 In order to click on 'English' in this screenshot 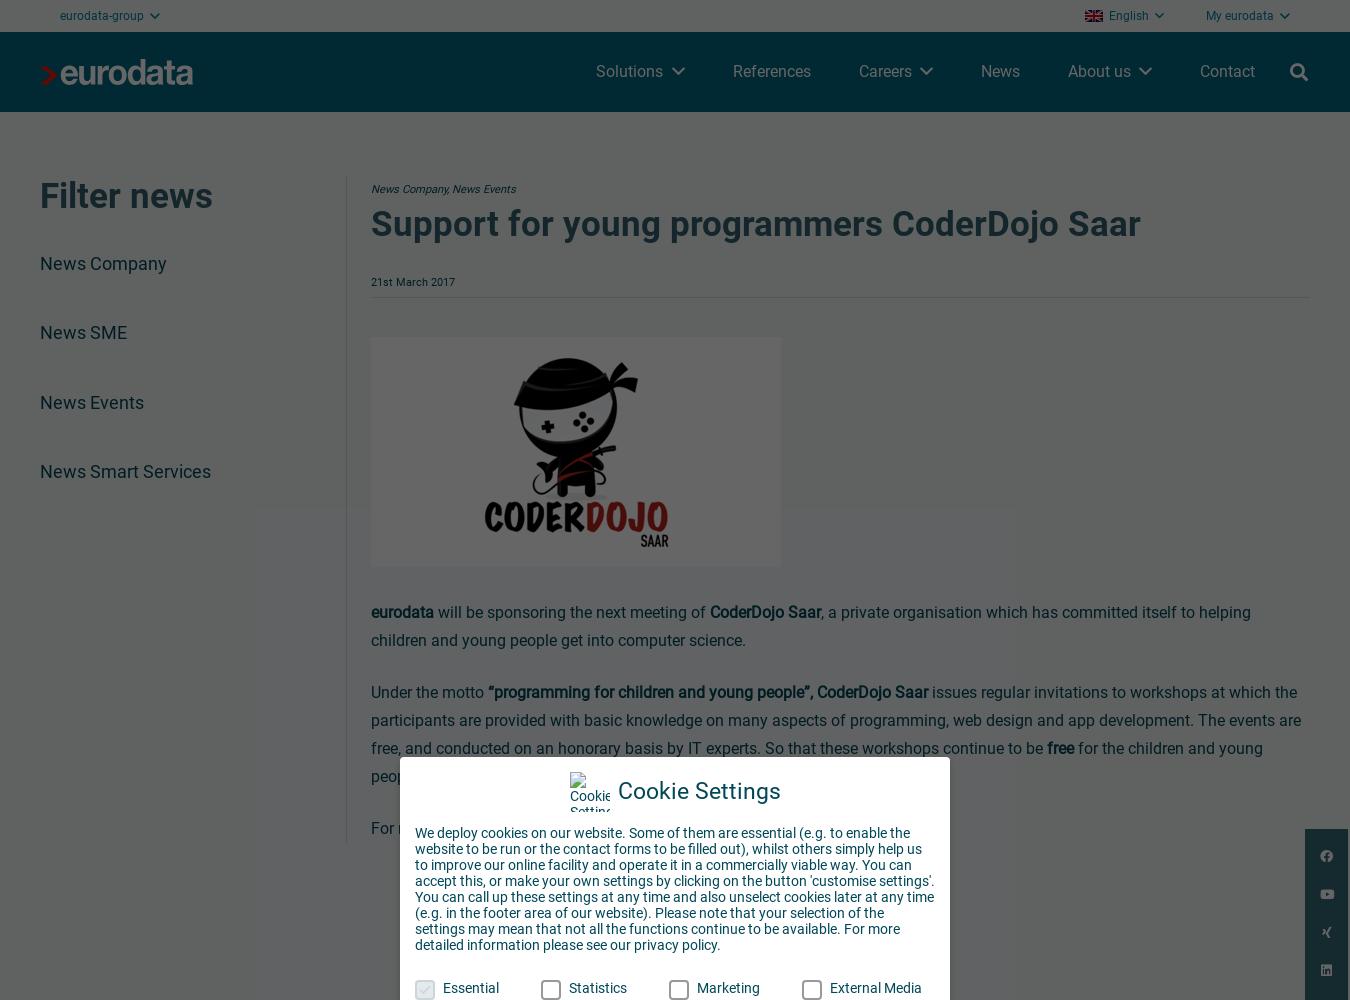, I will do `click(1127, 16)`.